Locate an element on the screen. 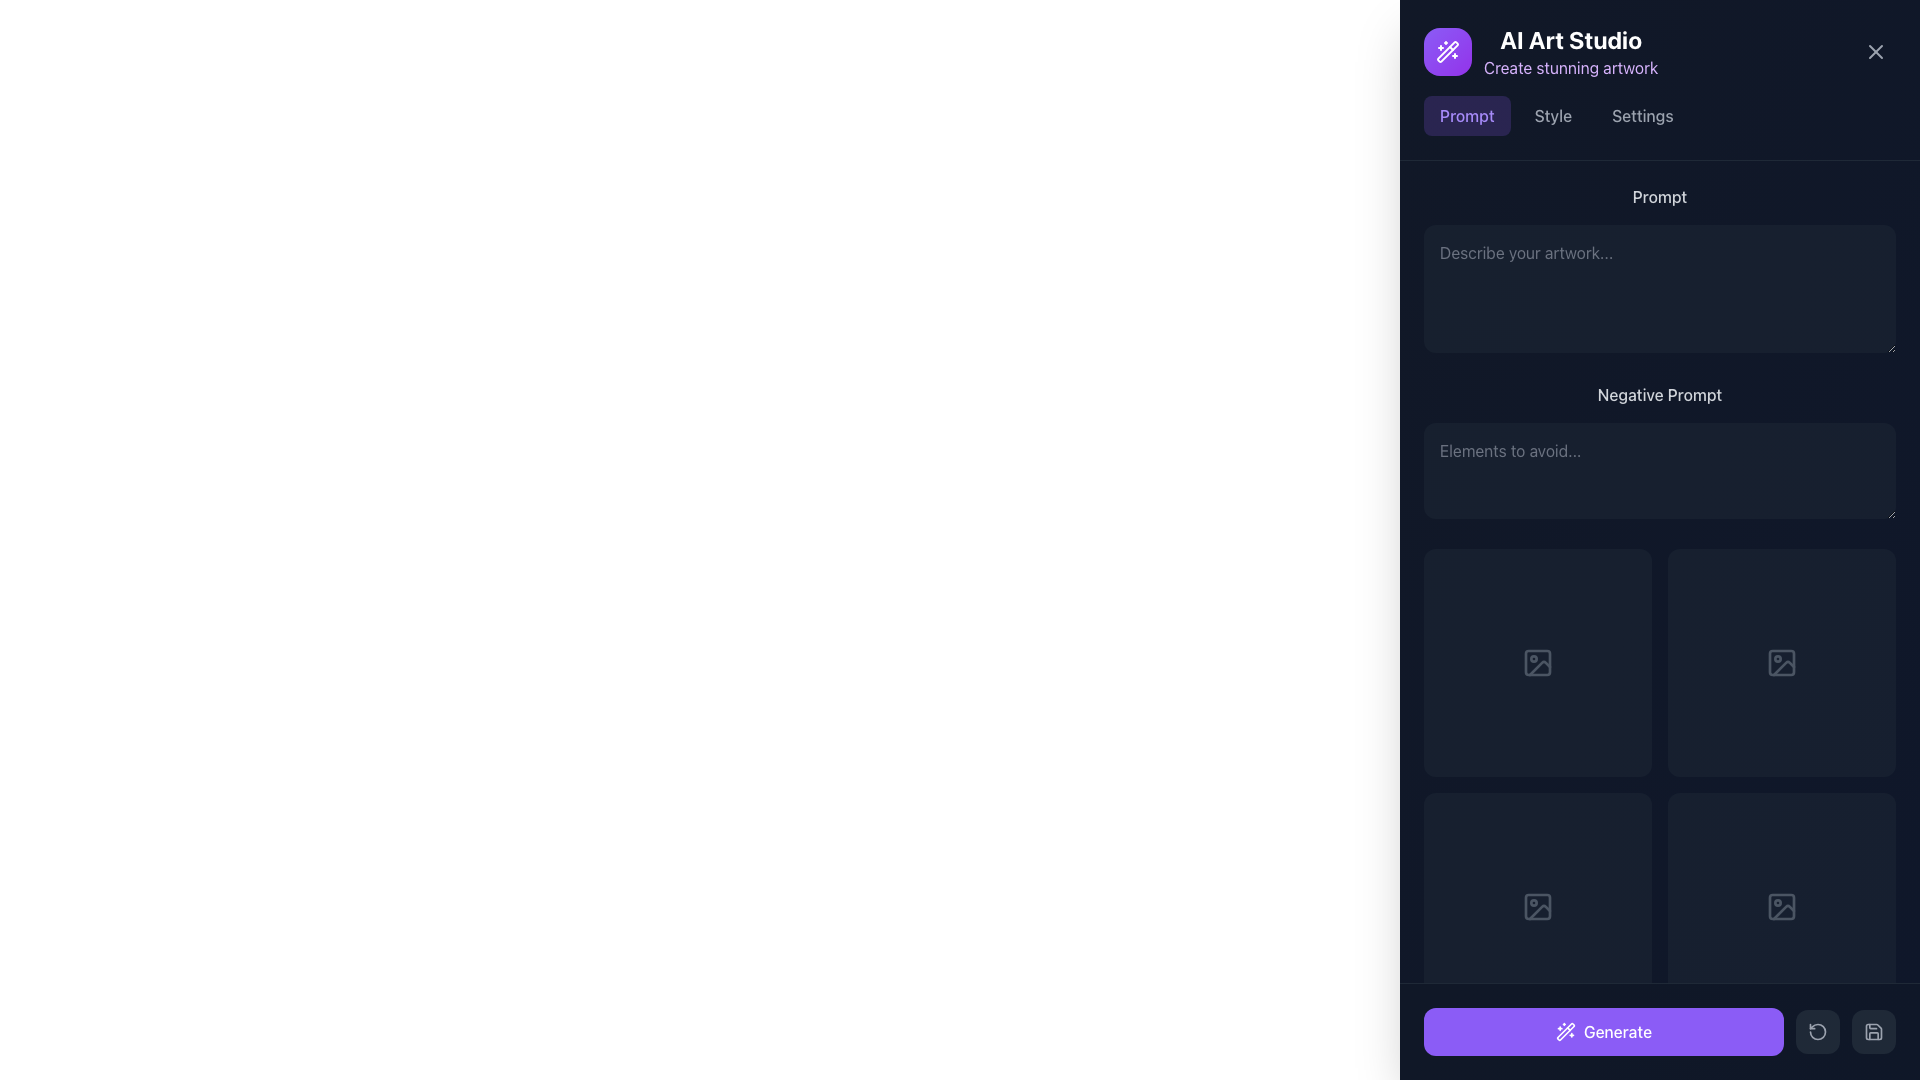 Image resolution: width=1920 pixels, height=1080 pixels. the grid layout located in the lower region of the interface, below the 'Negative Prompt' input box, which consists of four squares is located at coordinates (1660, 784).